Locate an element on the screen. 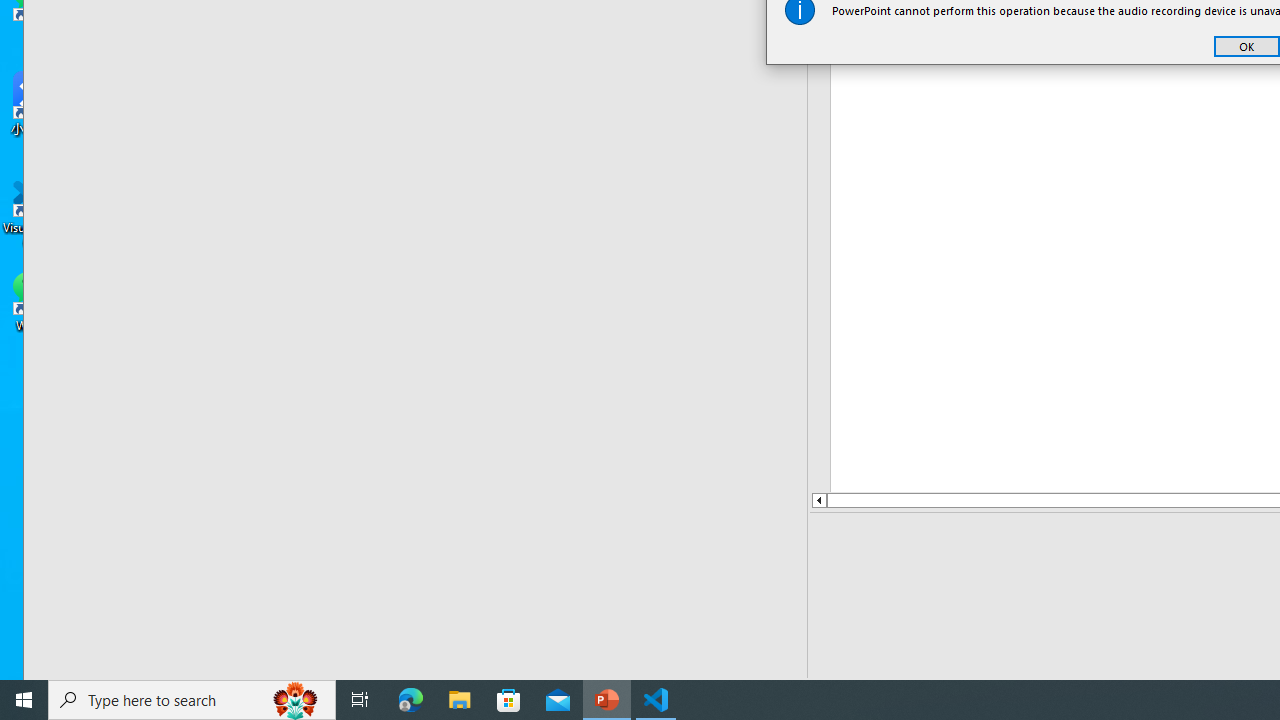  'Microsoft Edge' is located at coordinates (410, 698).